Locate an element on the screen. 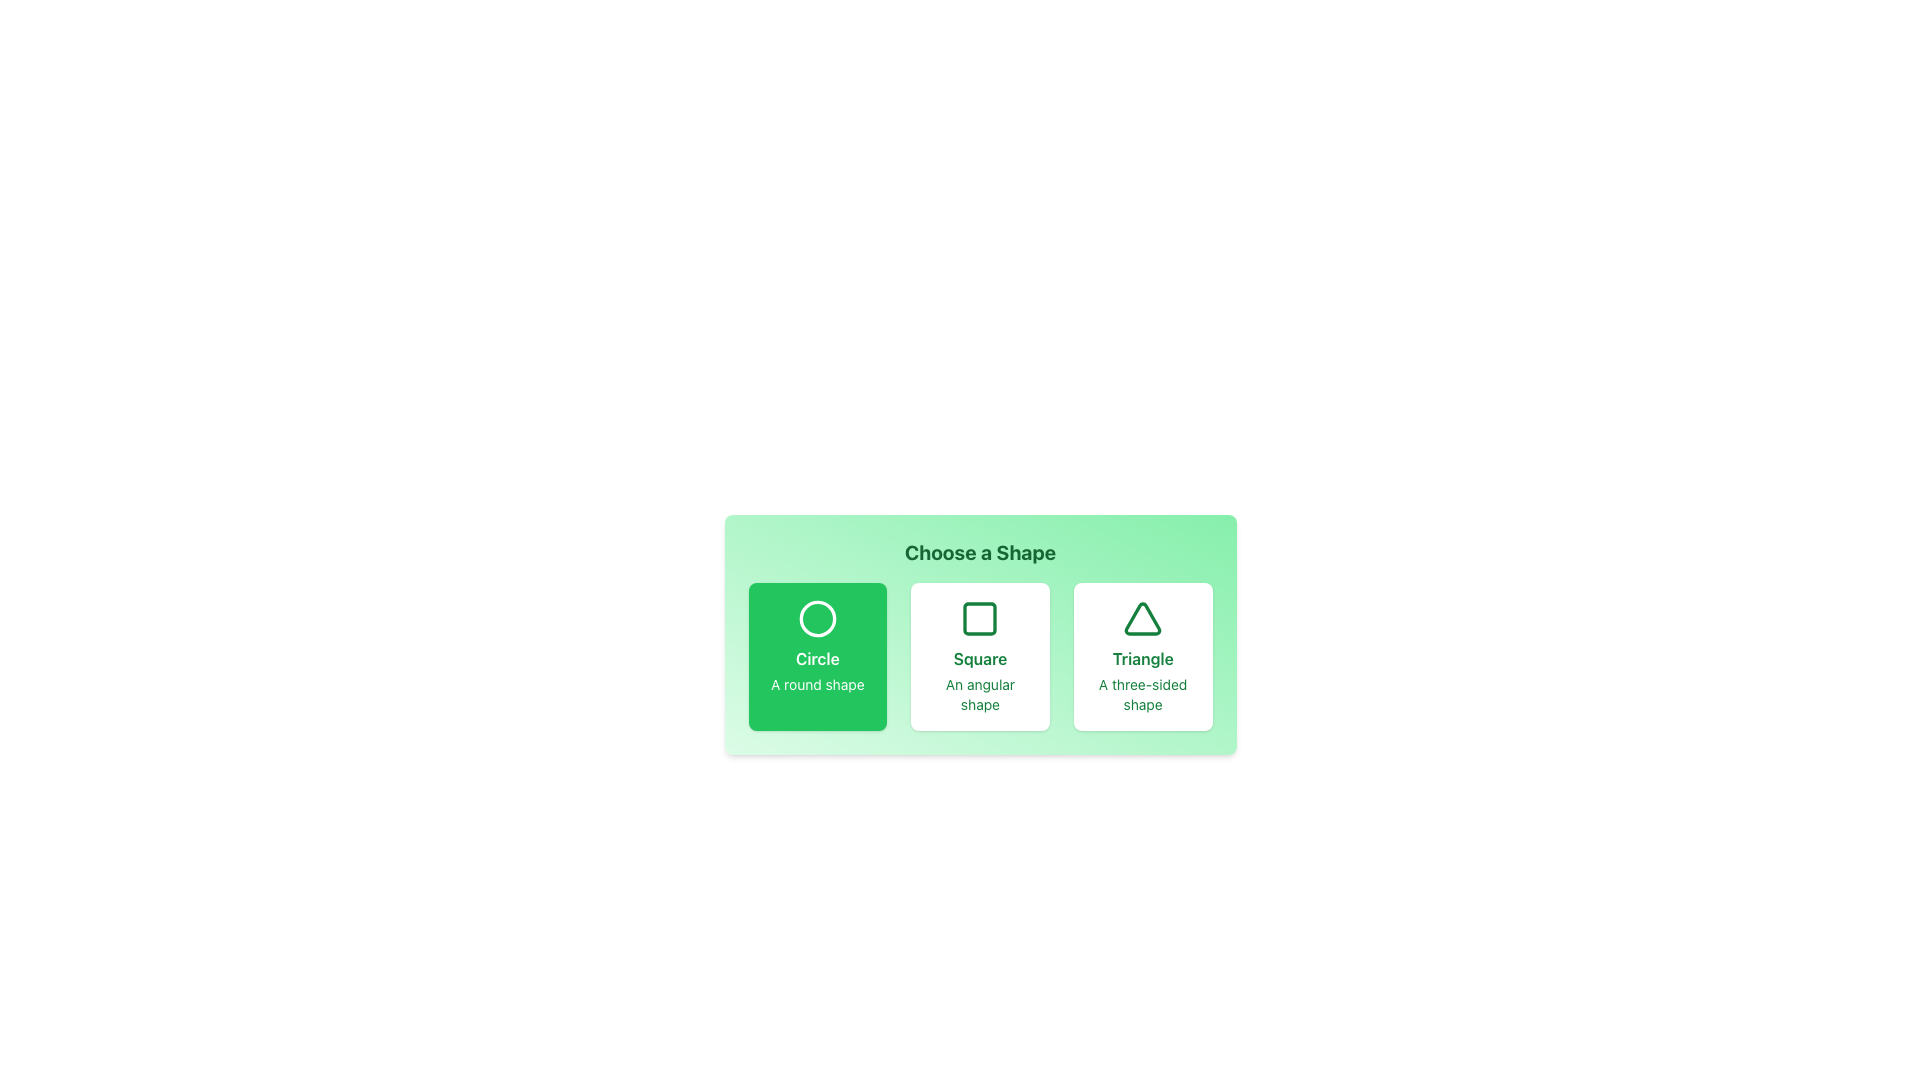  the 'Square' shape option card, which is the second card in the selection grid beneath the 'Choose a Shape' heading is located at coordinates (980, 635).